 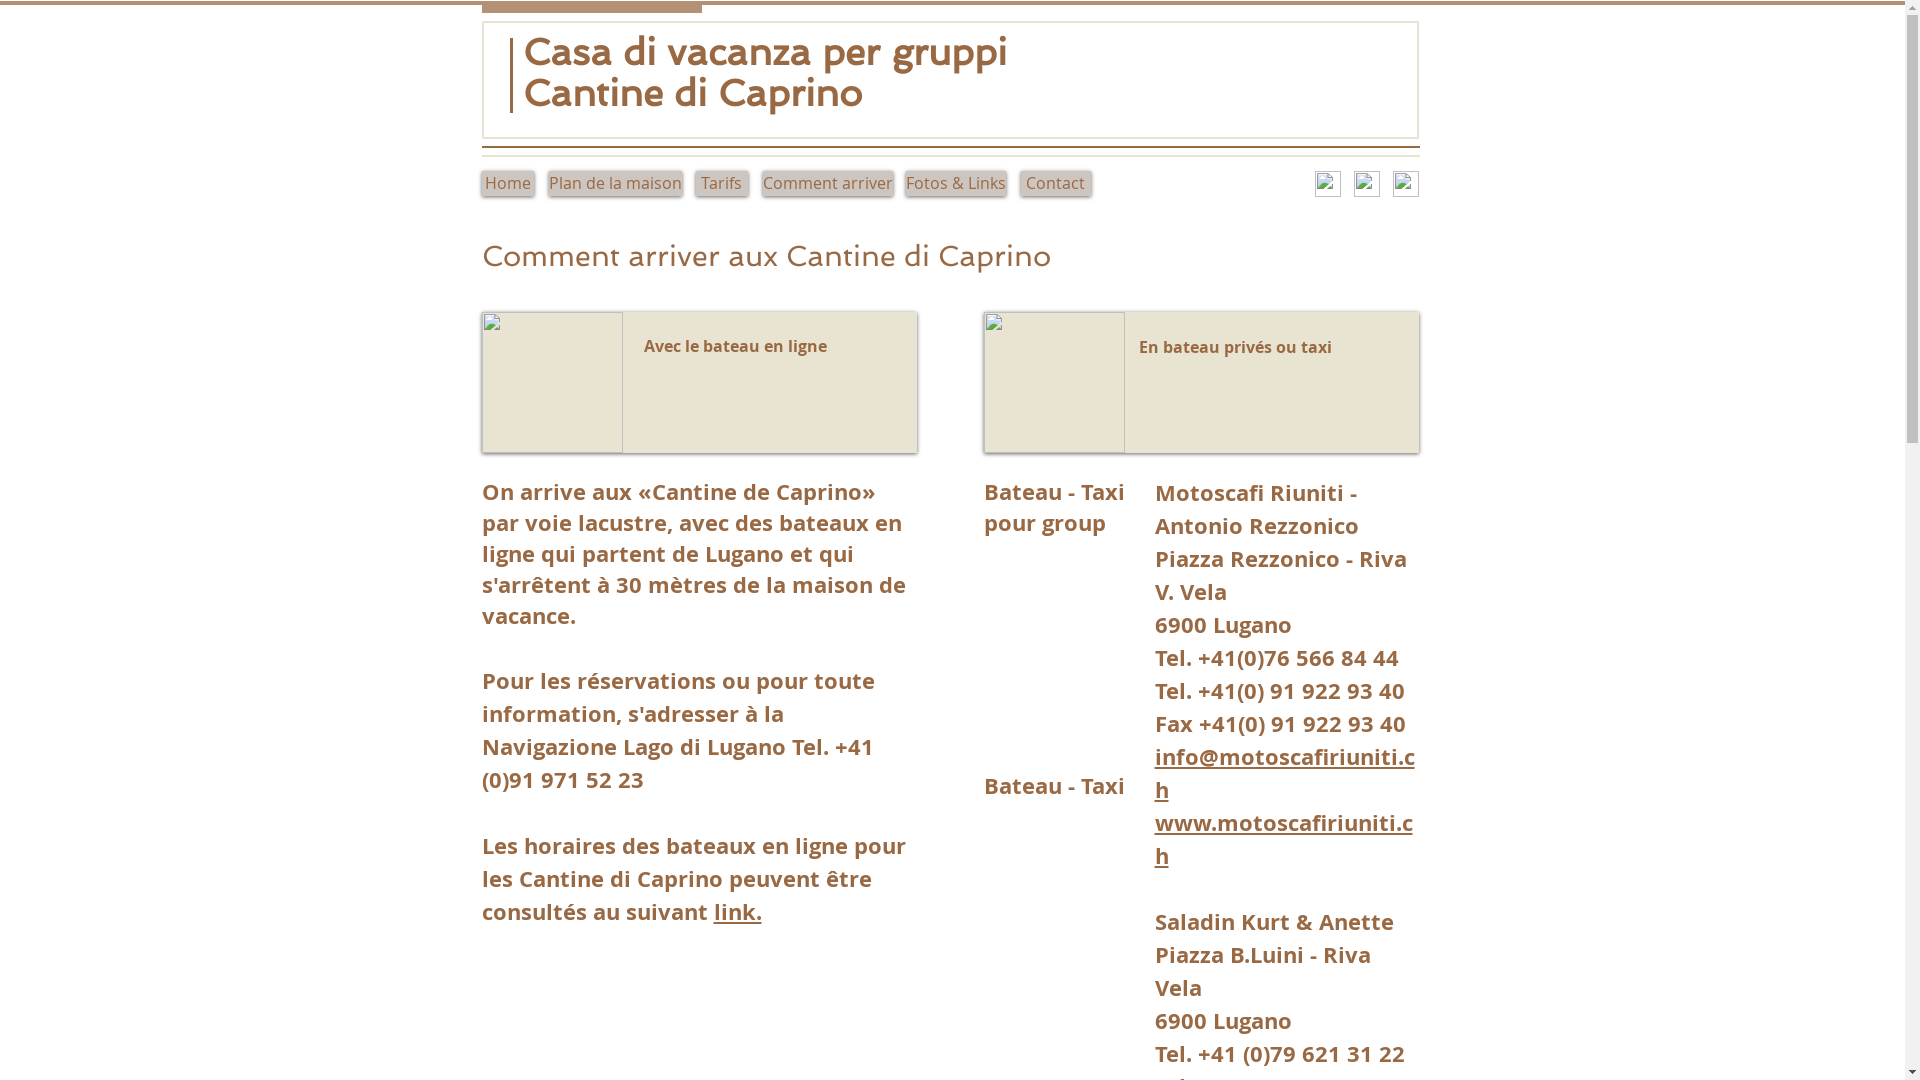 What do you see at coordinates (826, 183) in the screenshot?
I see `'Comment arriver'` at bounding box center [826, 183].